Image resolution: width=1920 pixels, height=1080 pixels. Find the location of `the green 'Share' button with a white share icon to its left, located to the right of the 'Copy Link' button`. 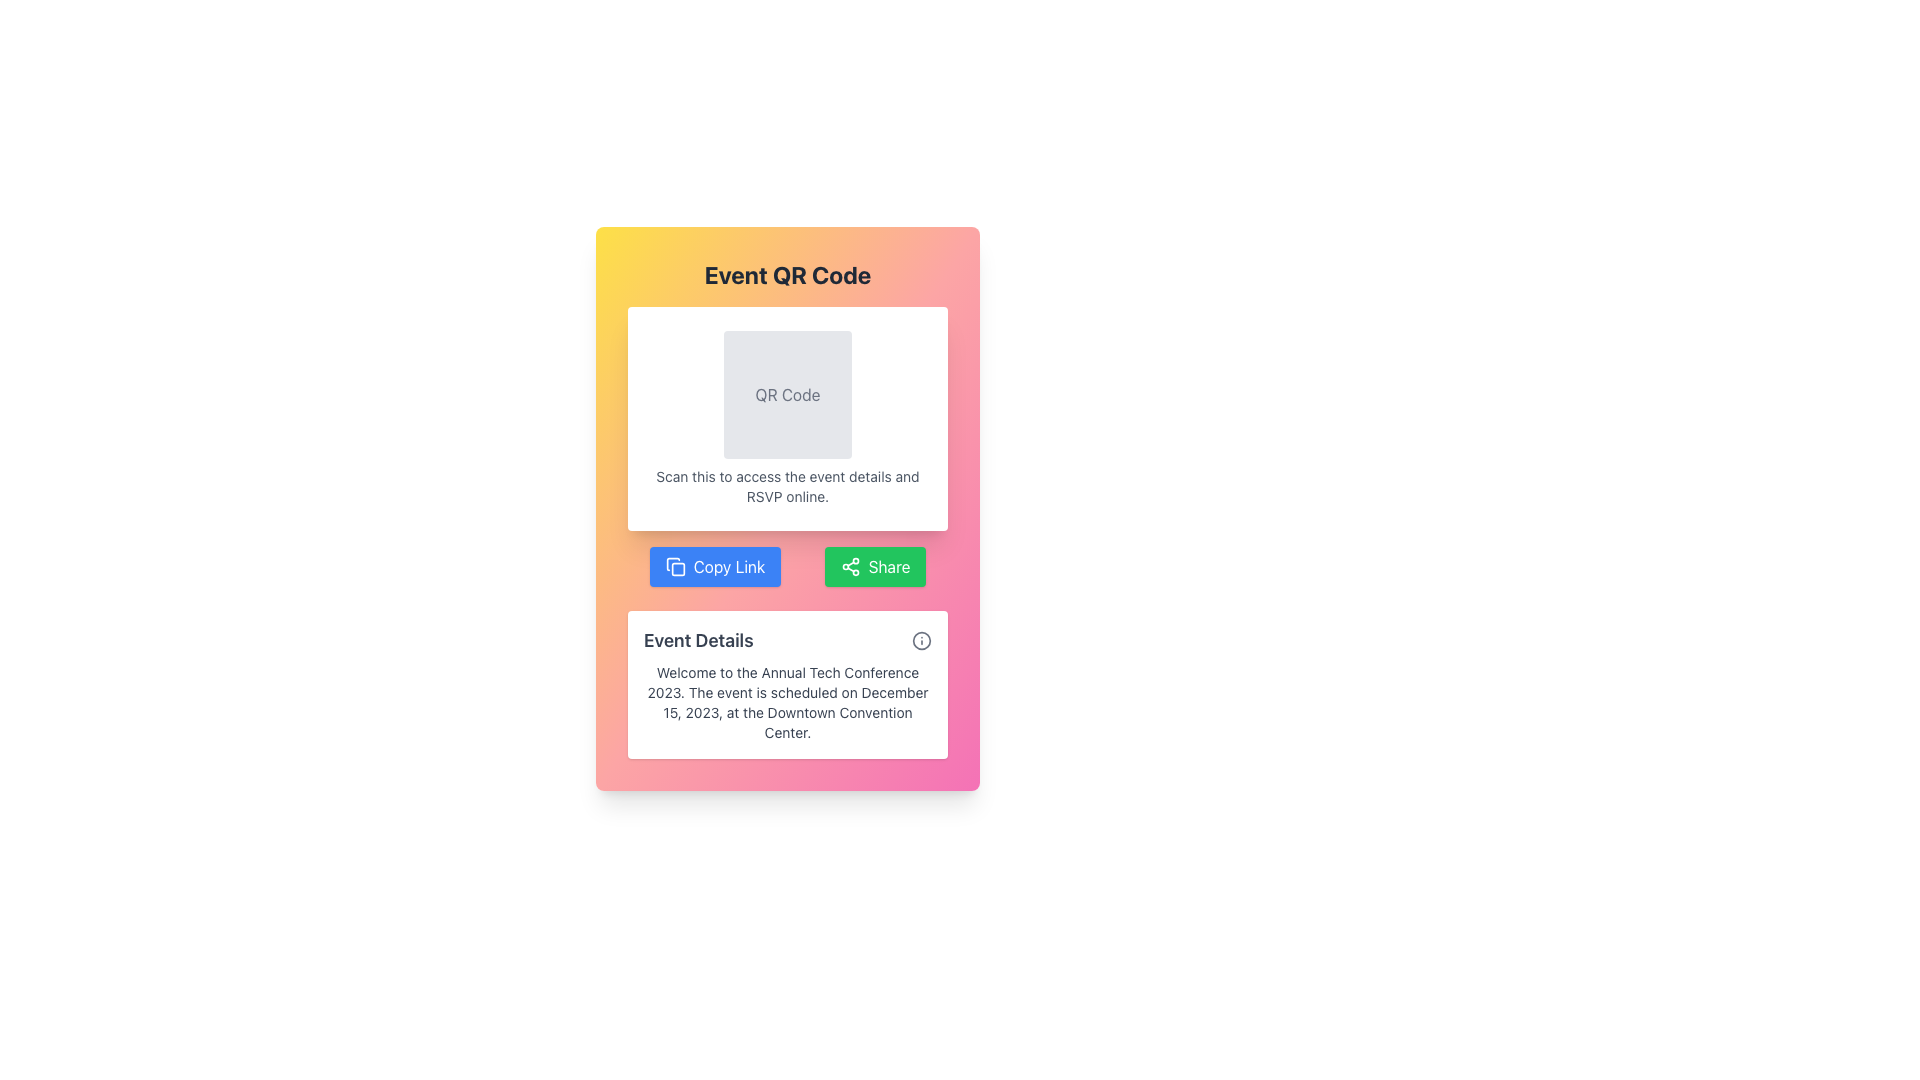

the green 'Share' button with a white share icon to its left, located to the right of the 'Copy Link' button is located at coordinates (875, 567).